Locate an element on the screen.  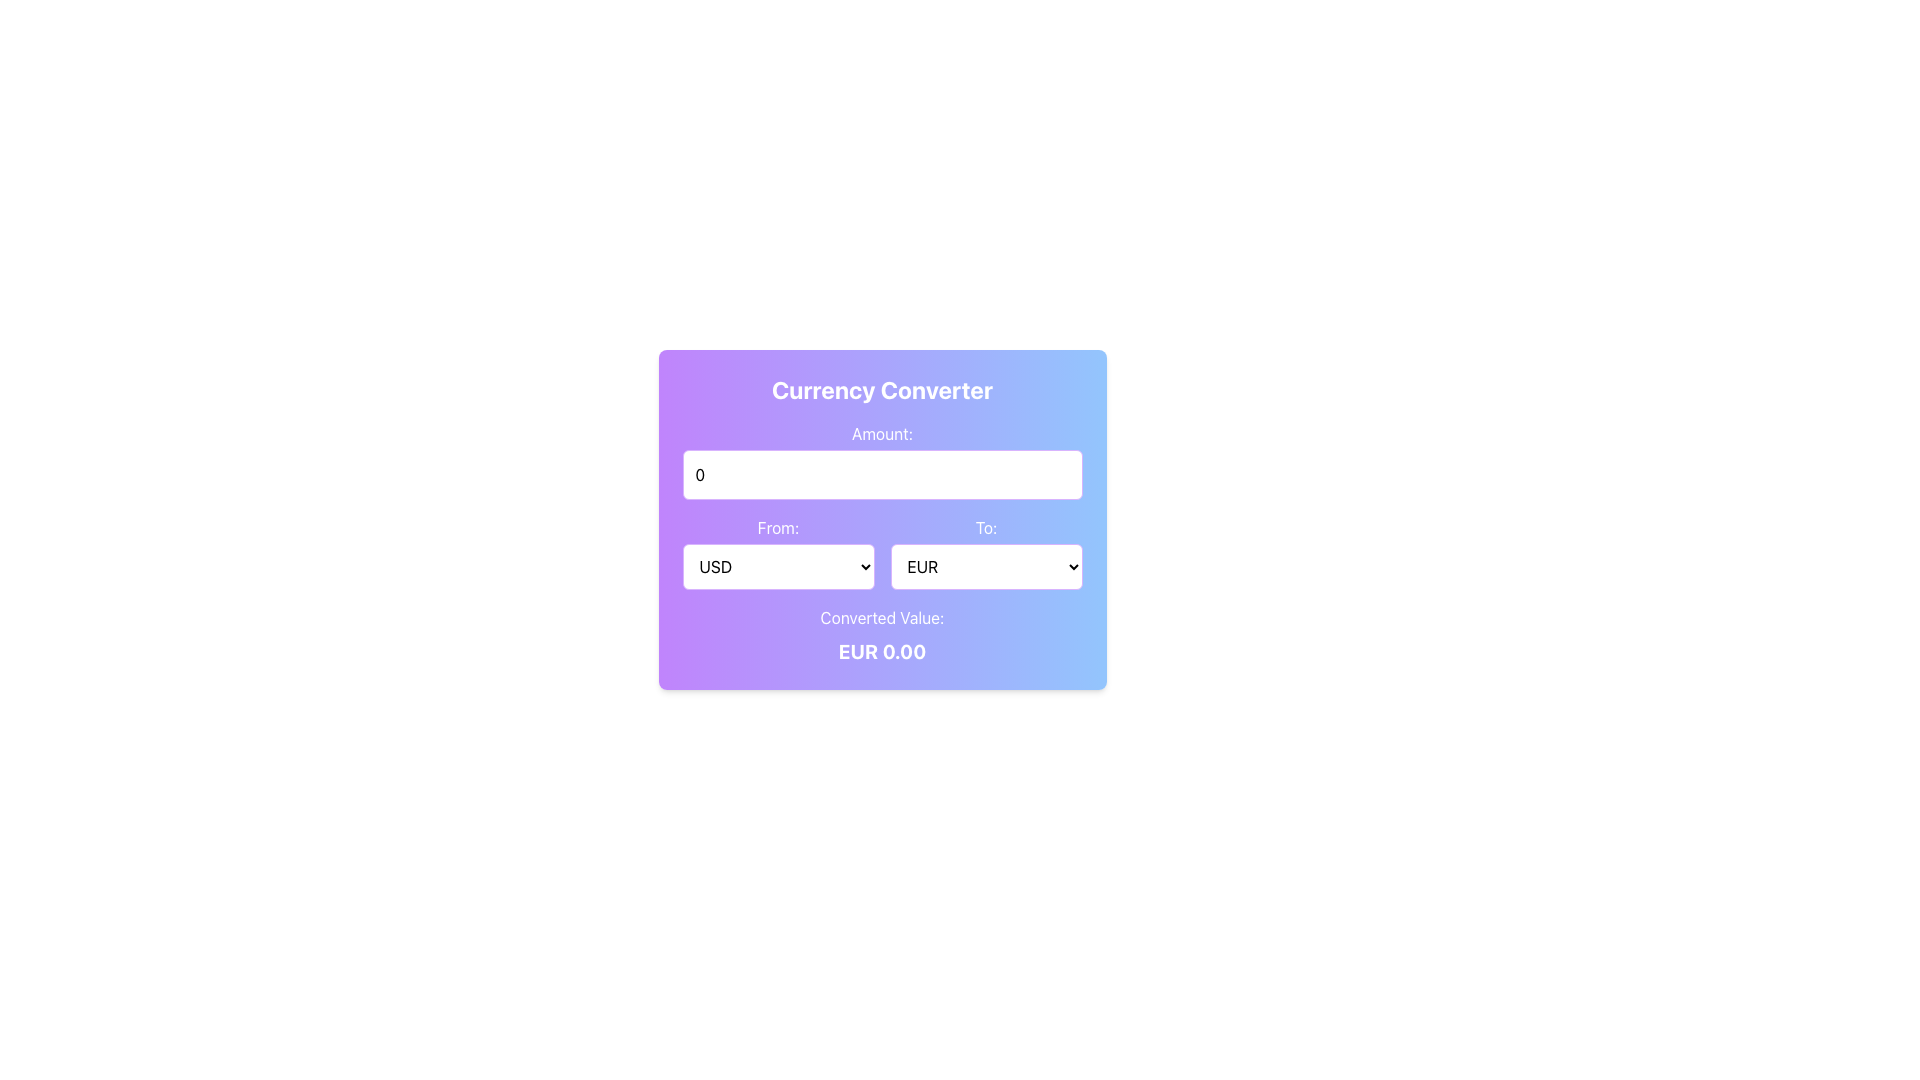
the 'Converted Value:' label that displays 'EUR 0.00', which is a two-line text component located at the bottom of the 'Currency Converter' card is located at coordinates (881, 636).